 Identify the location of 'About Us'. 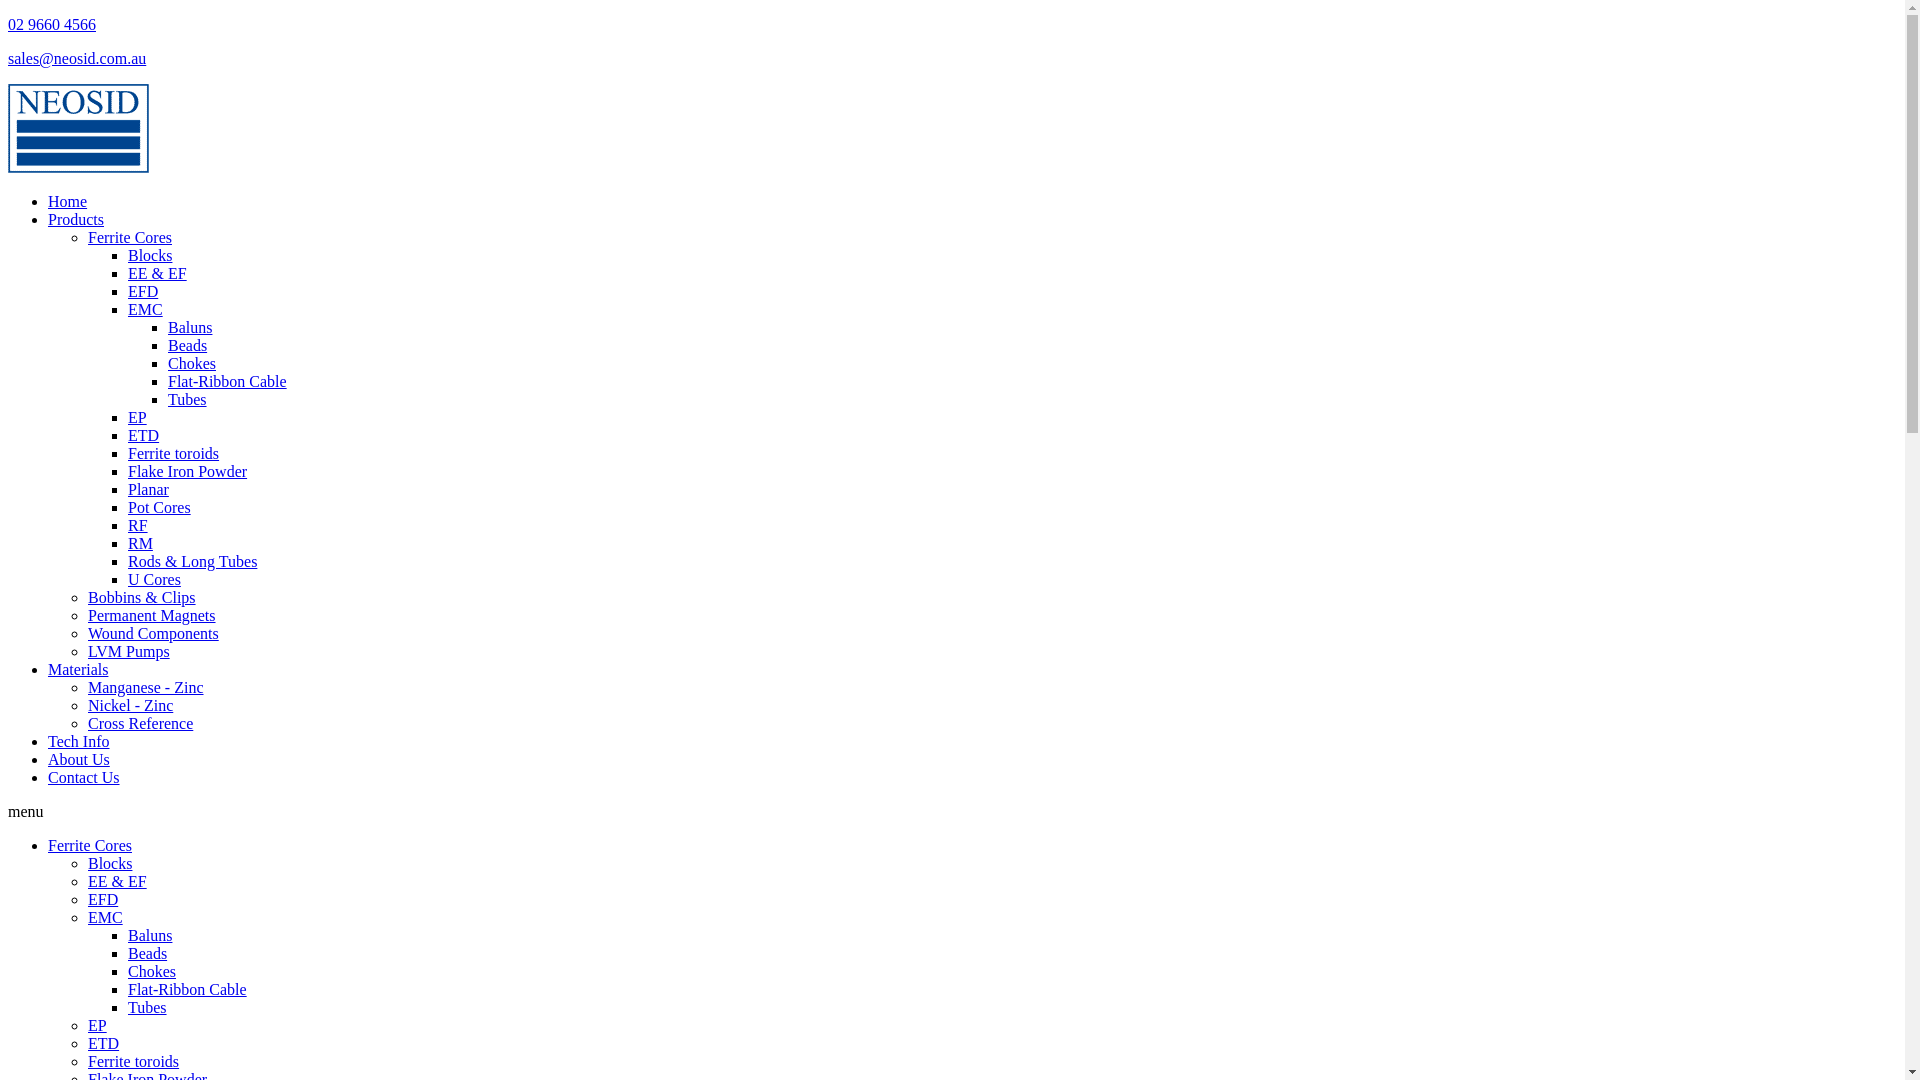
(78, 759).